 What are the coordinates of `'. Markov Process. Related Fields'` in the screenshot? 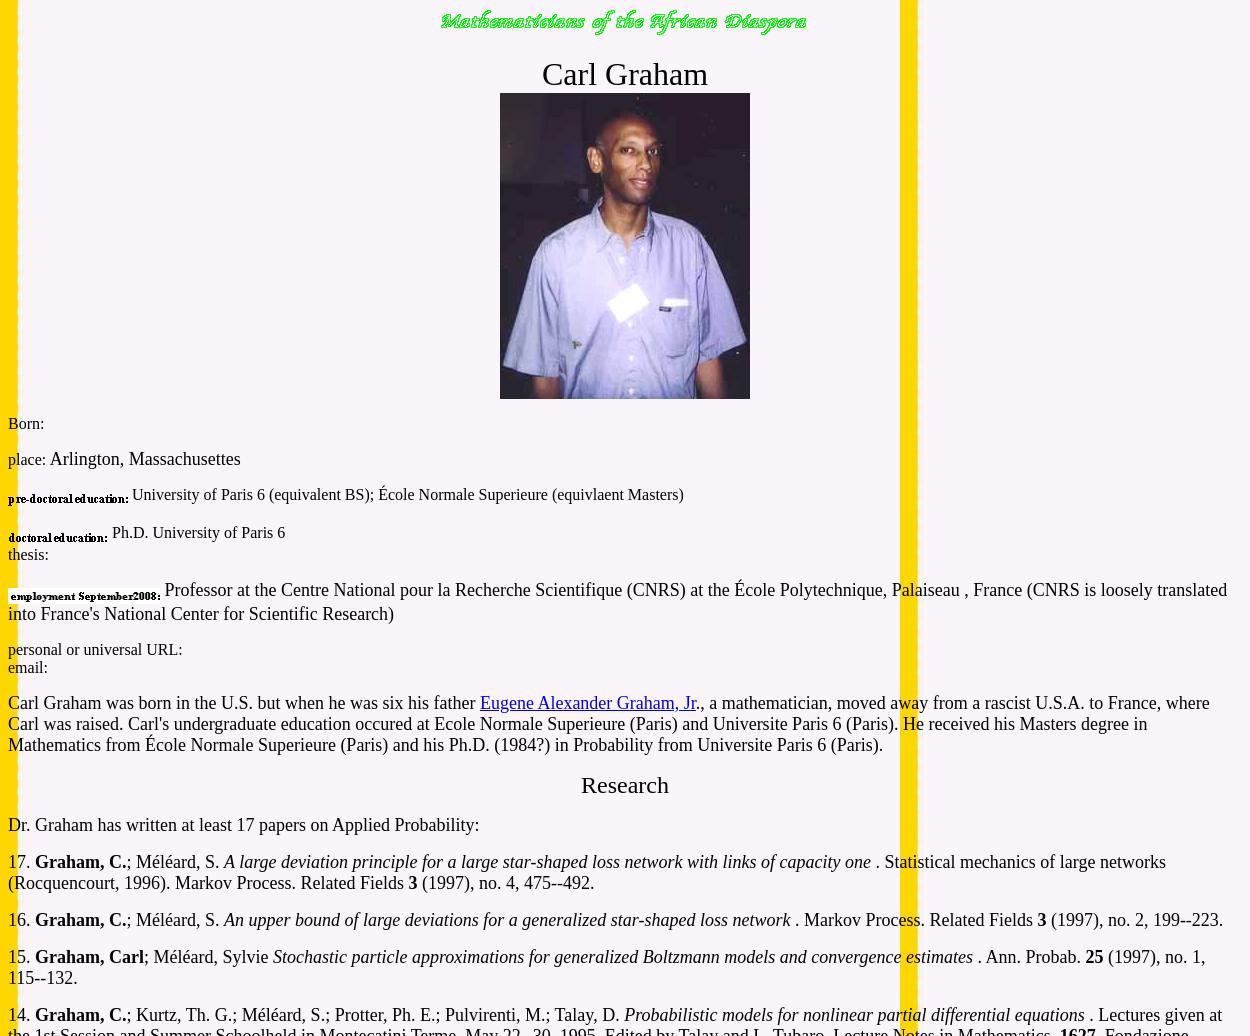 It's located at (794, 919).